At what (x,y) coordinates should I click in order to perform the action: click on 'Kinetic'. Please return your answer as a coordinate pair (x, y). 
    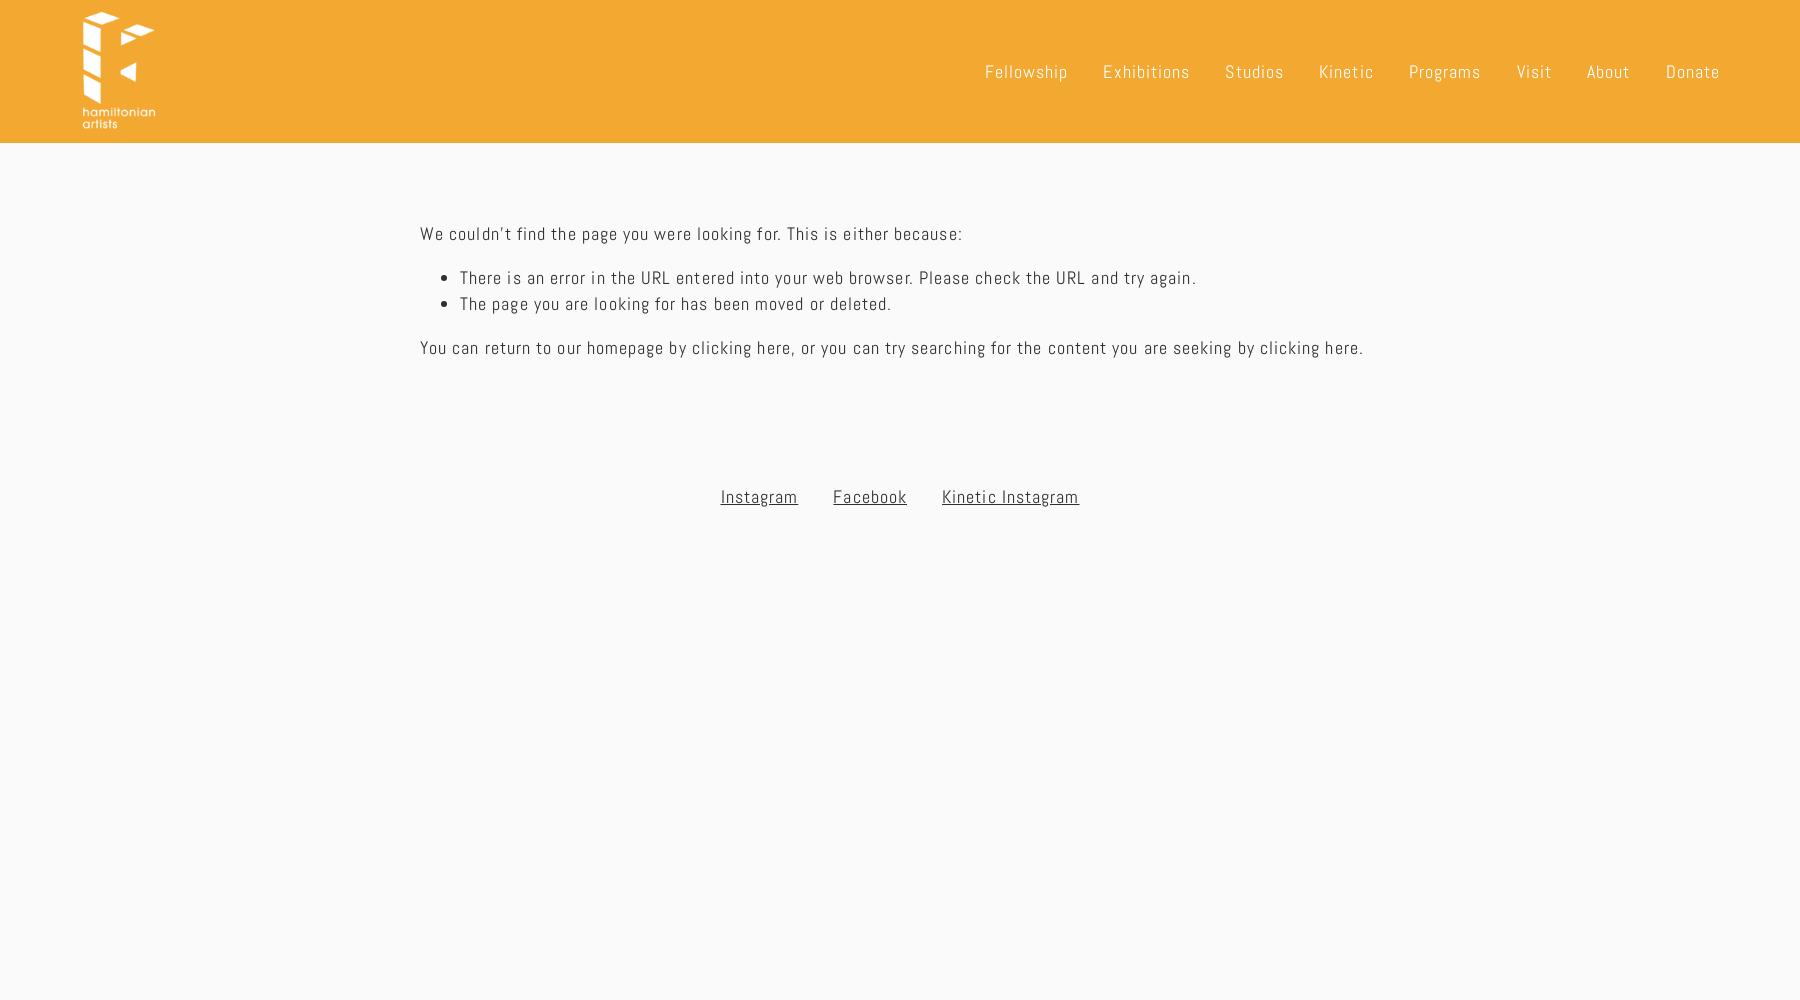
    Looking at the image, I should click on (1346, 69).